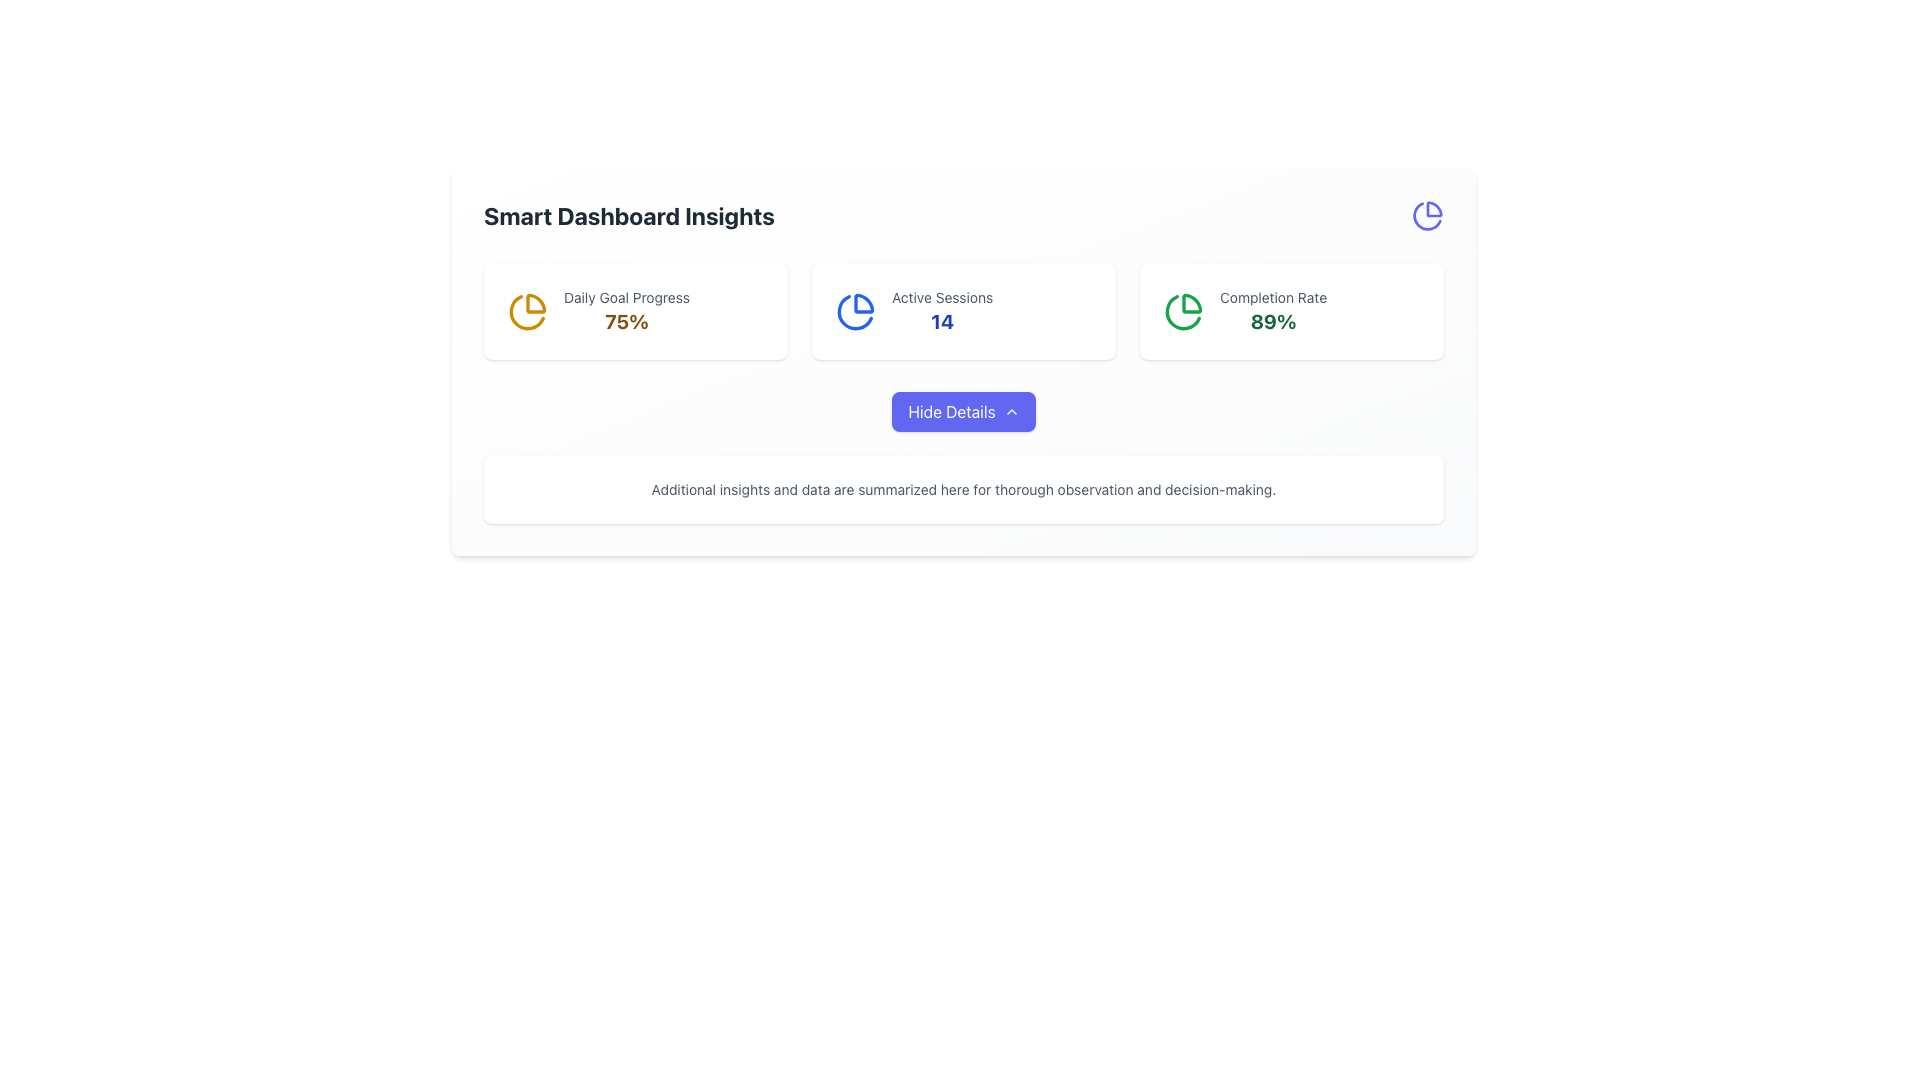 Image resolution: width=1920 pixels, height=1080 pixels. What do you see at coordinates (855, 312) in the screenshot?
I see `the icon representing 'Active Sessions', which is centrally located on the dashboard above the 'Active Sessions' label` at bounding box center [855, 312].